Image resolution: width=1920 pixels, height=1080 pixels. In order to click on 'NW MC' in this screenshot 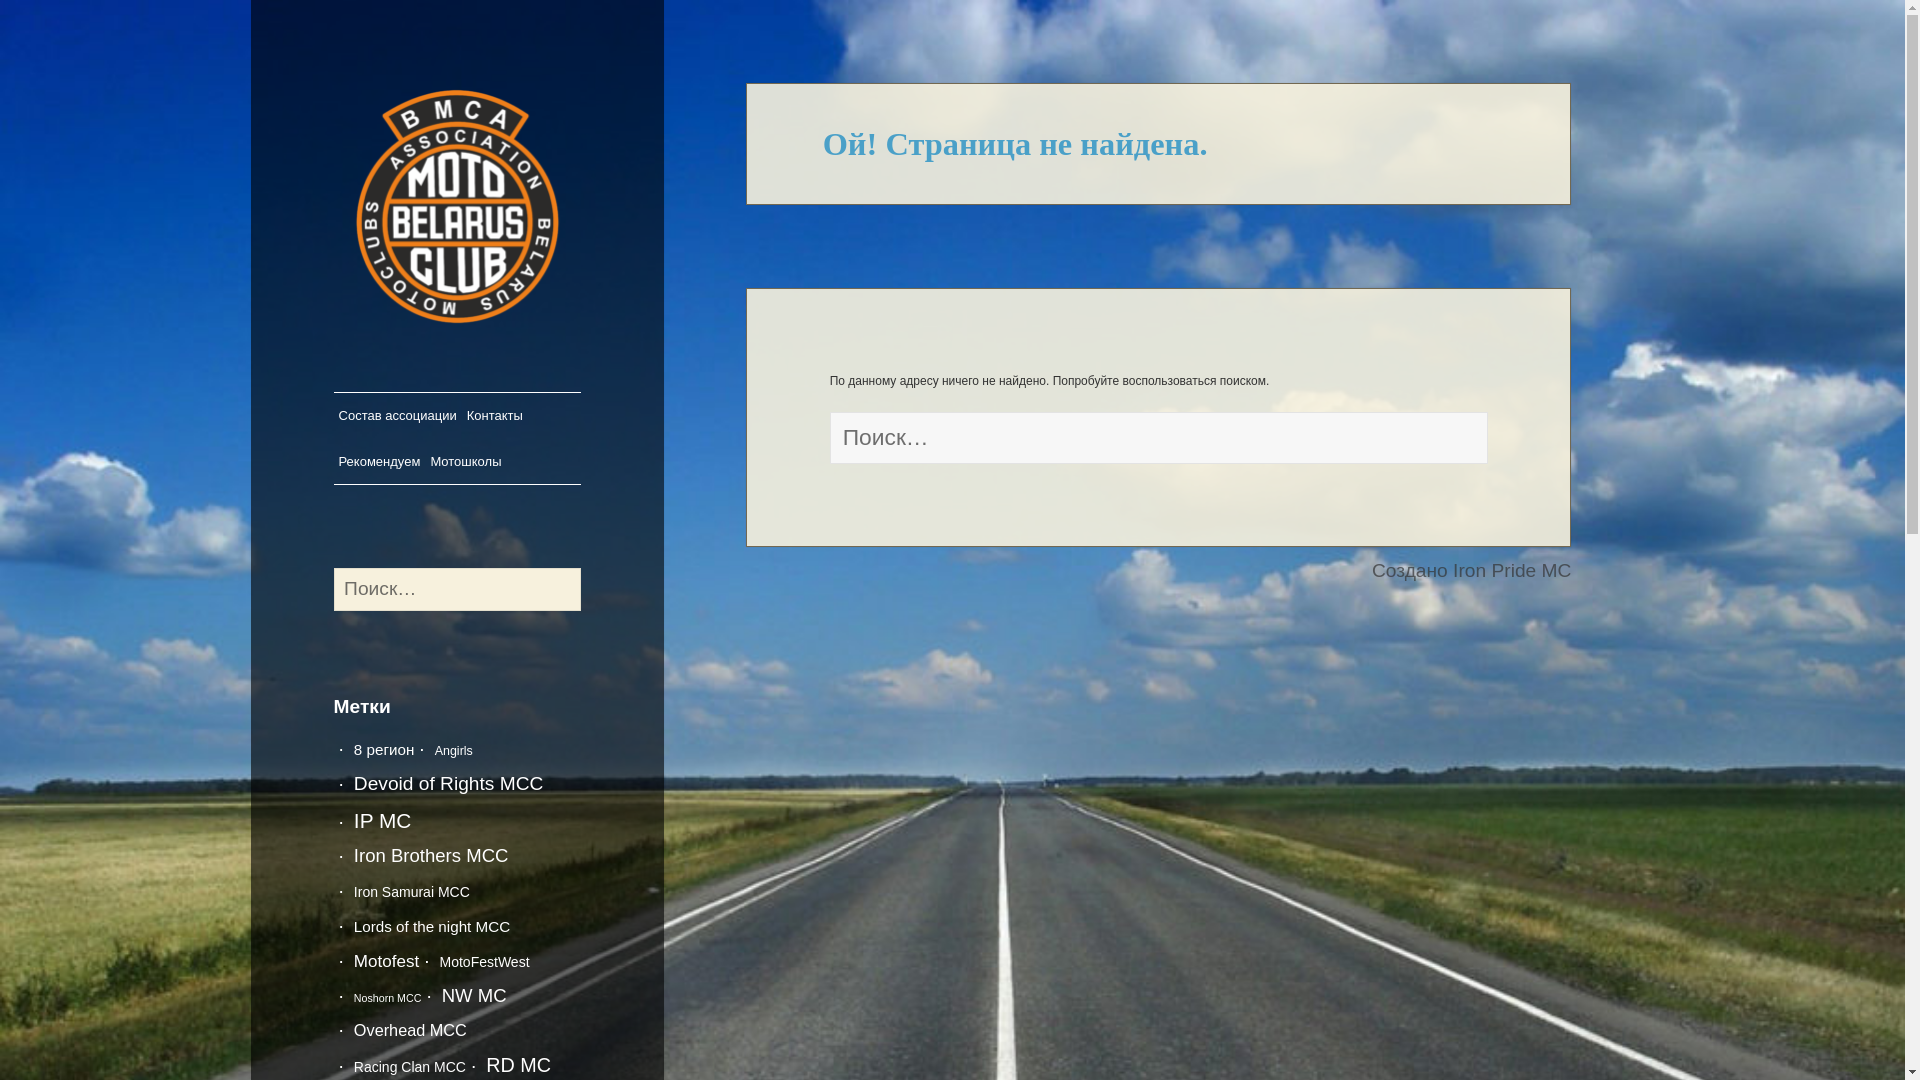, I will do `click(473, 995)`.